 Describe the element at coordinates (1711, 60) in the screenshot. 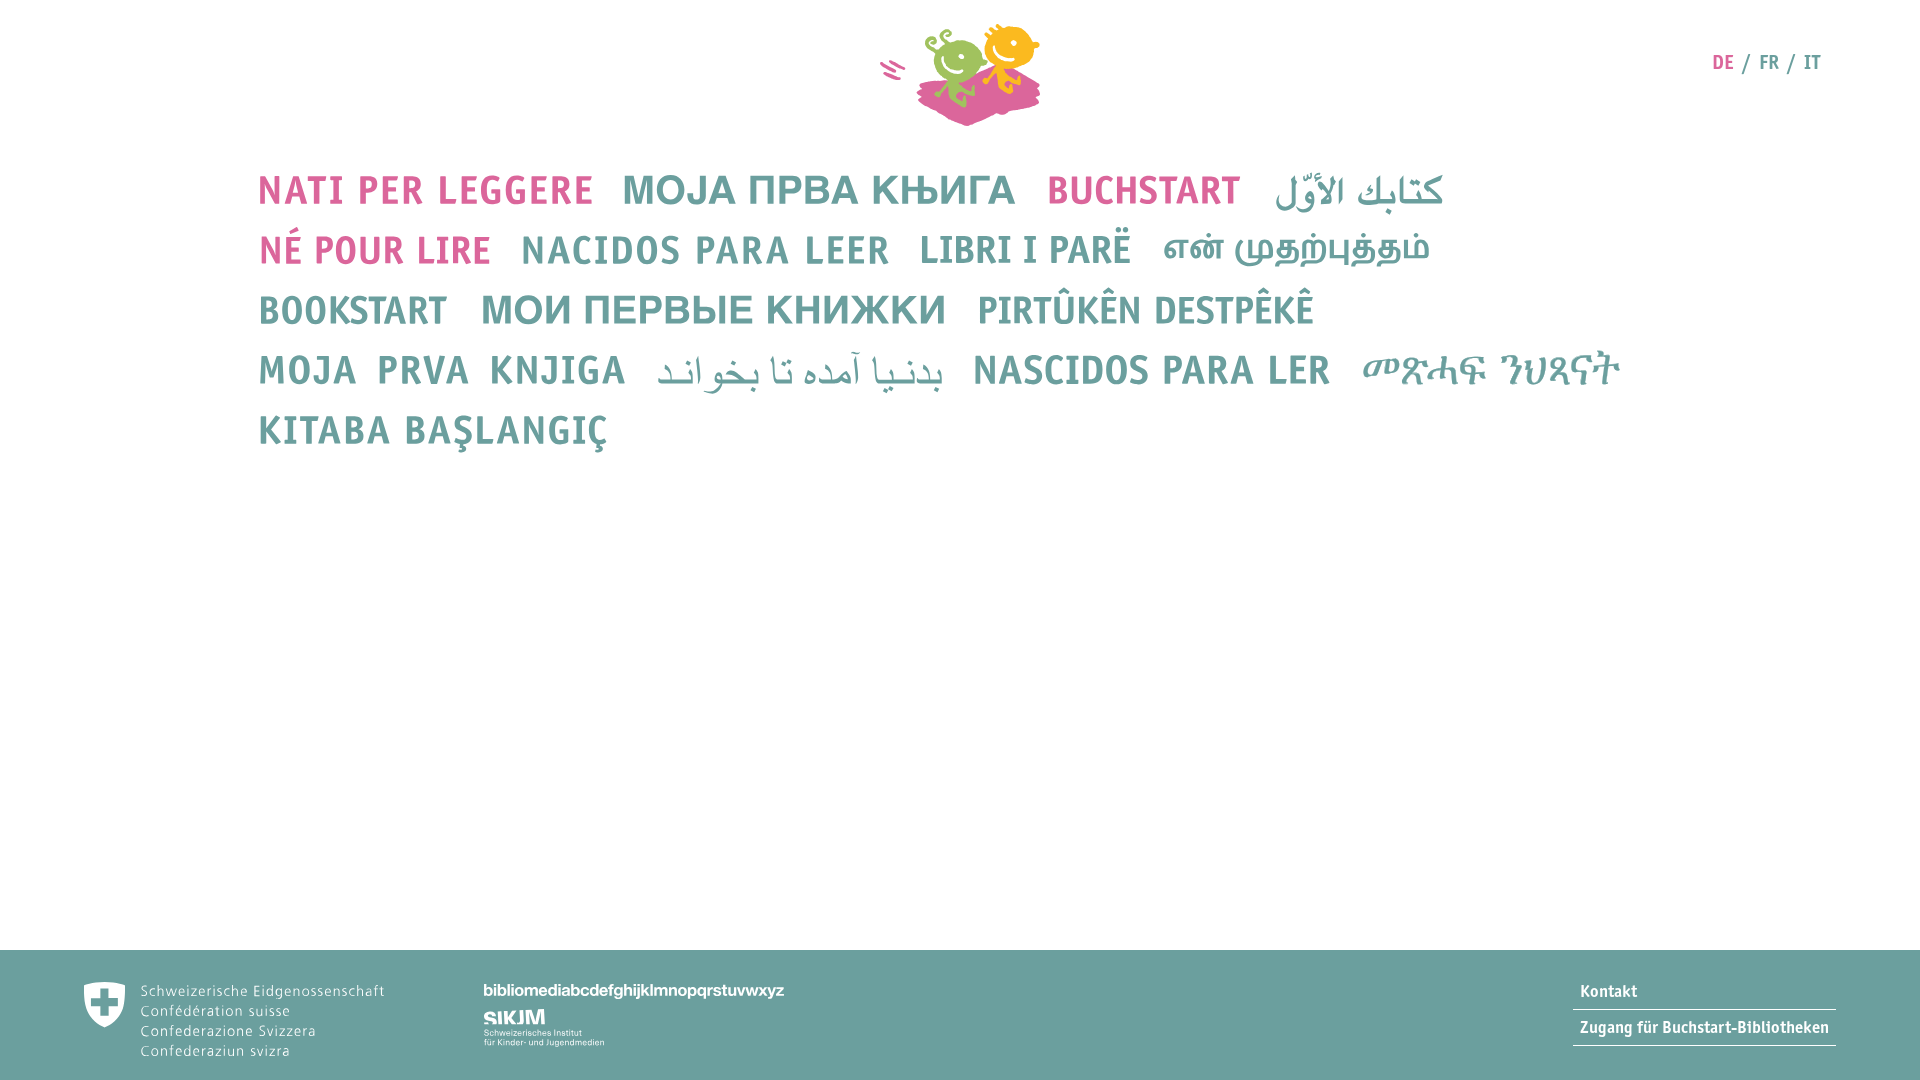

I see `'DE'` at that location.